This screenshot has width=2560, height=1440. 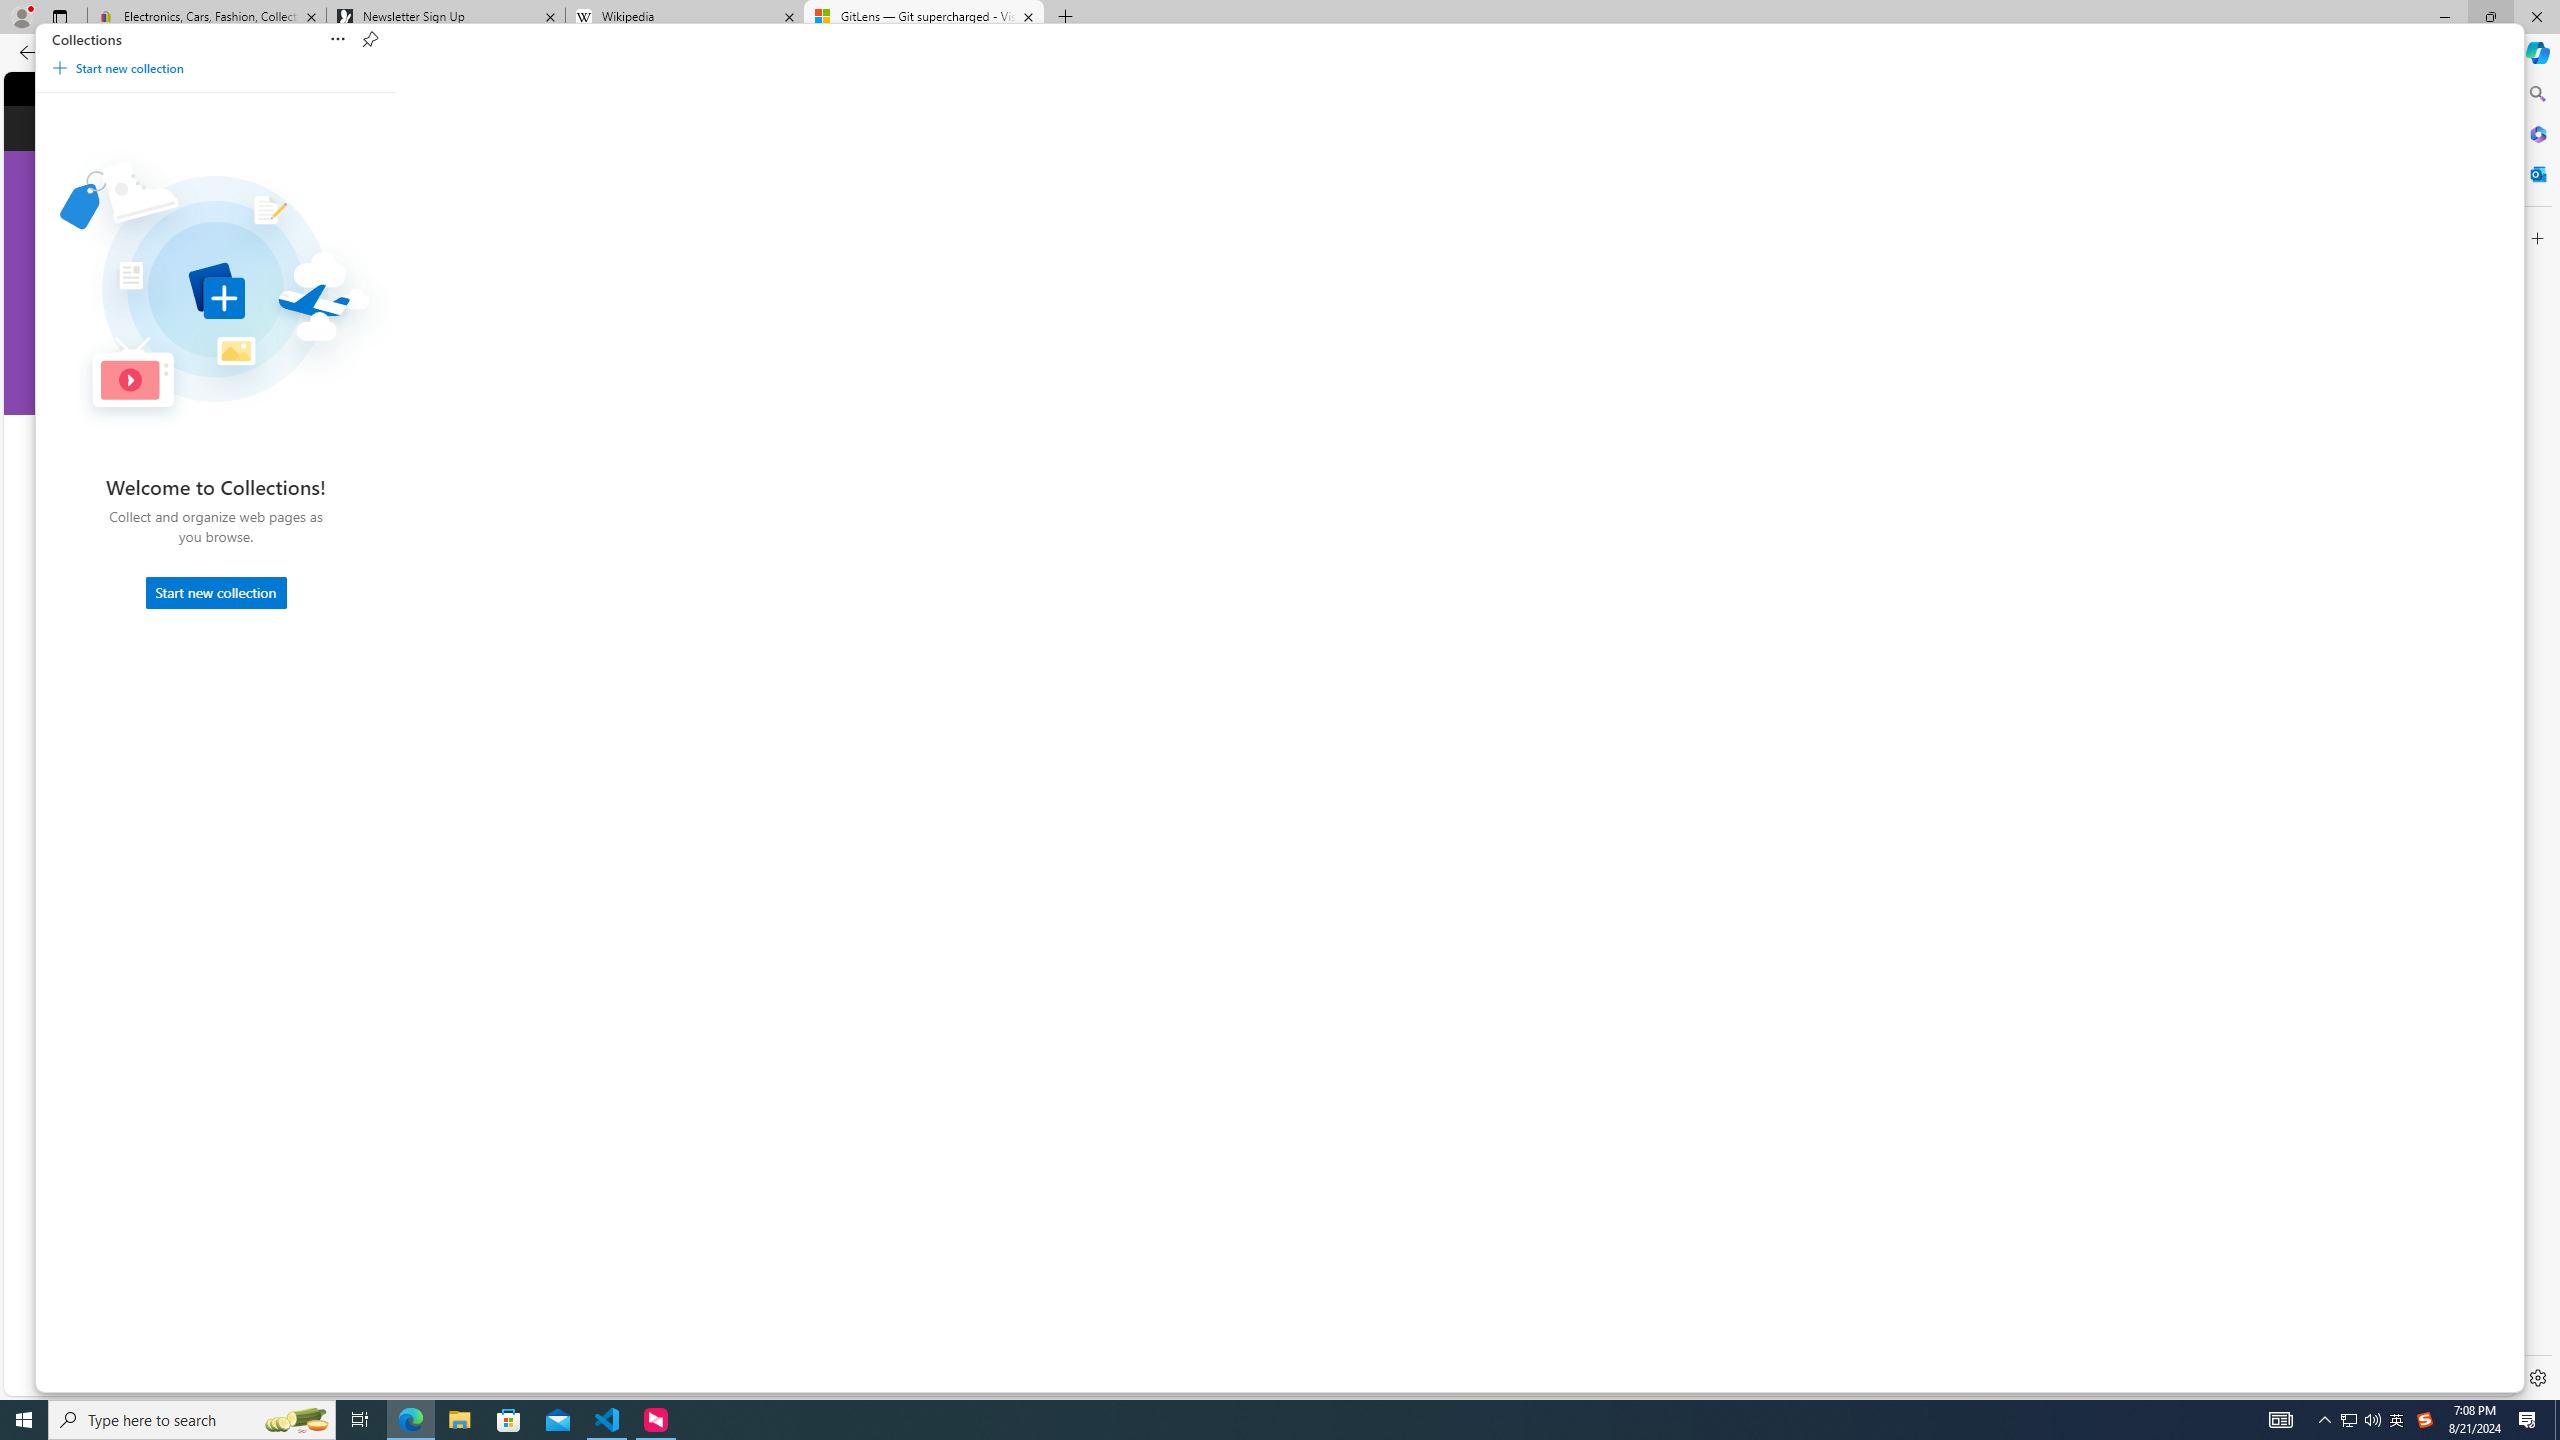 I want to click on 'Start new collection', so click(x=216, y=591).